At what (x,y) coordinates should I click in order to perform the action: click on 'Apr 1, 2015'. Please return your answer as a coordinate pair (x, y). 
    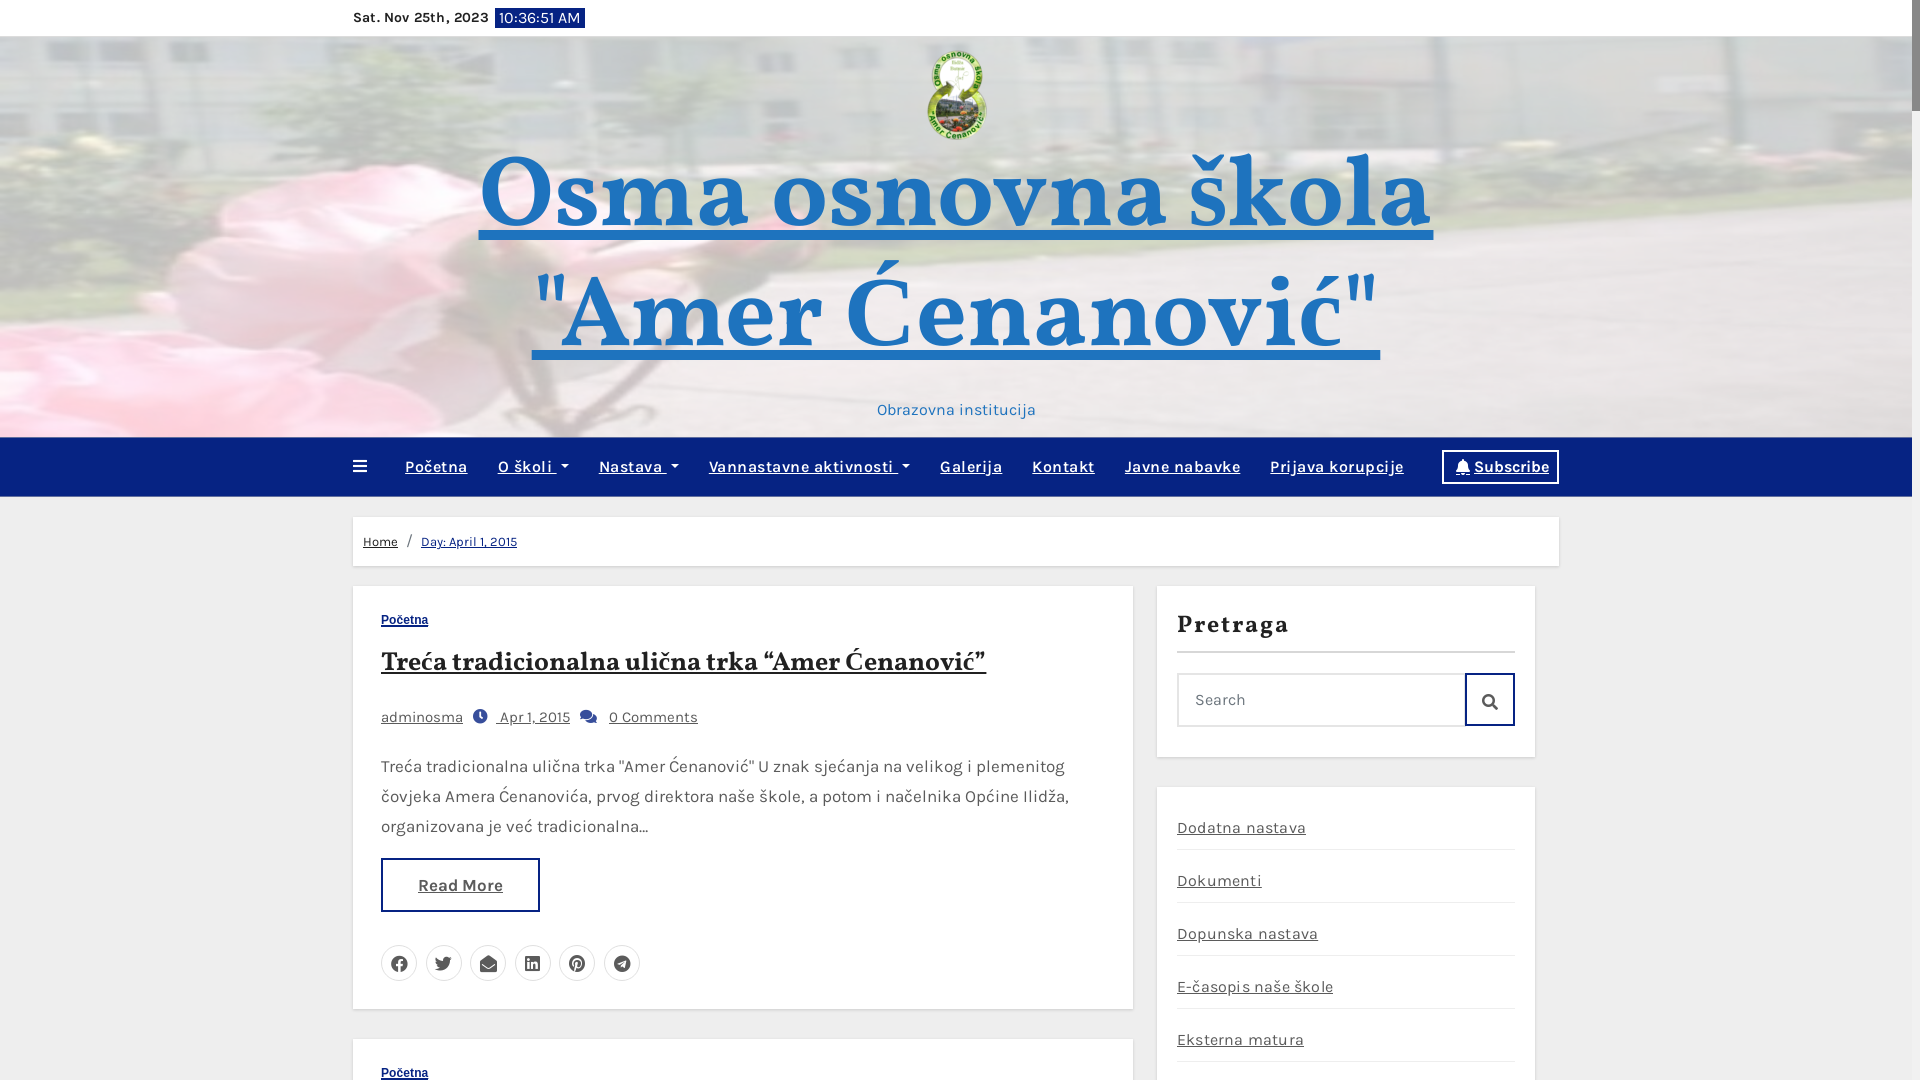
    Looking at the image, I should click on (532, 716).